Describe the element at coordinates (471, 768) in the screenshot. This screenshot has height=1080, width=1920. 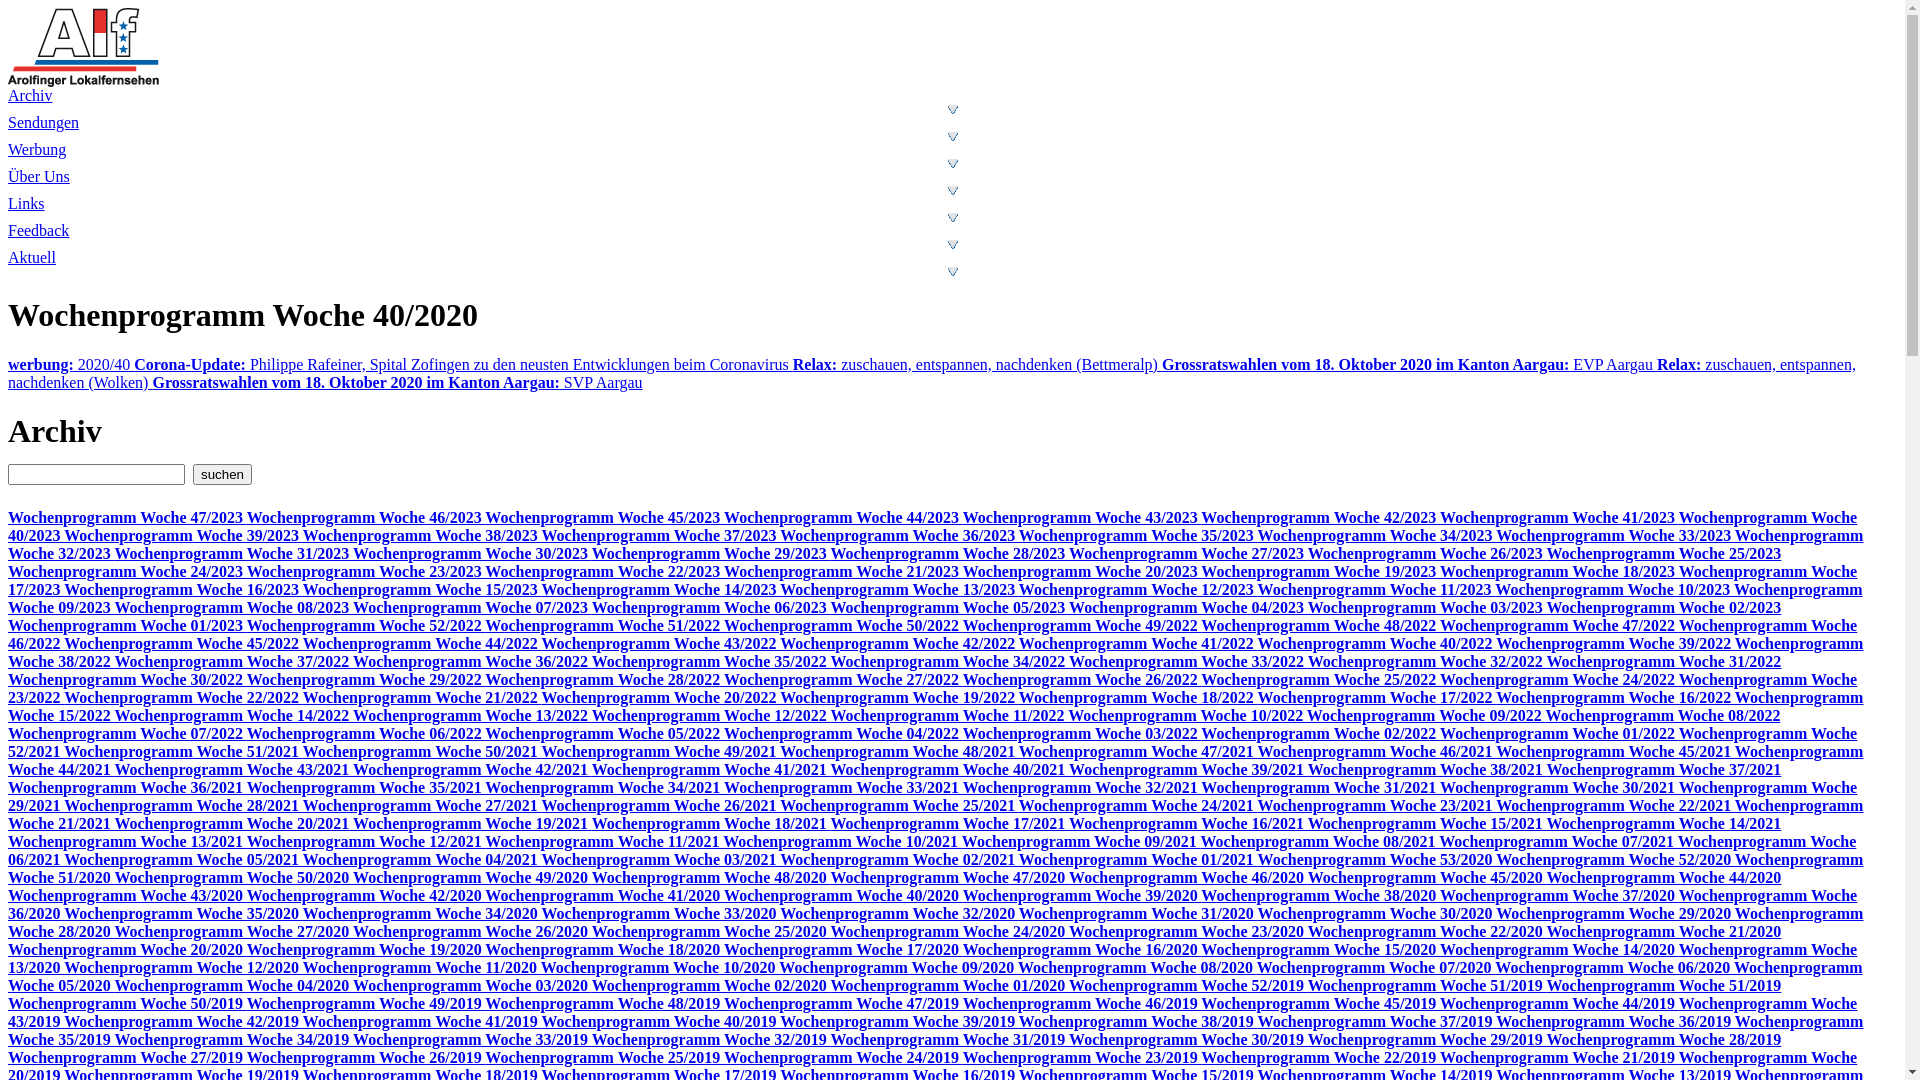
I see `'Wochenprogramm Woche 42/2021'` at that location.